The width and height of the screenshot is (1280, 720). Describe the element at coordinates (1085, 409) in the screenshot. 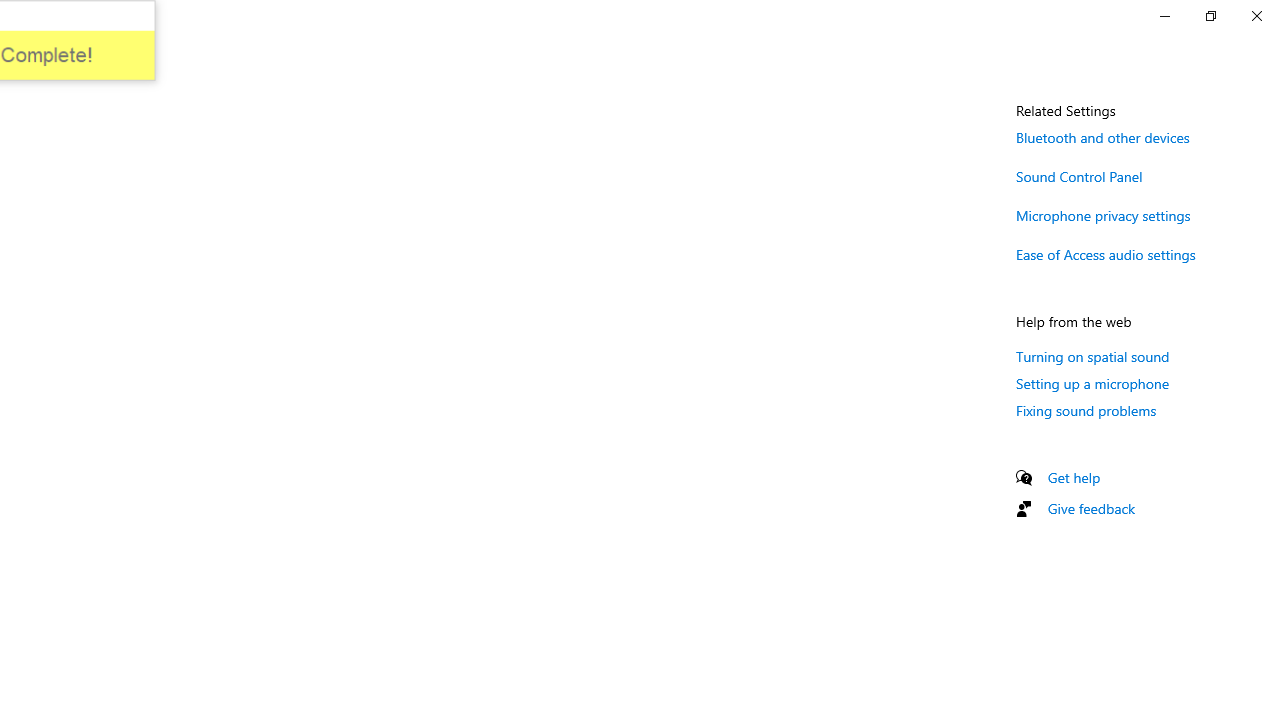

I see `'Fixing sound problems'` at that location.